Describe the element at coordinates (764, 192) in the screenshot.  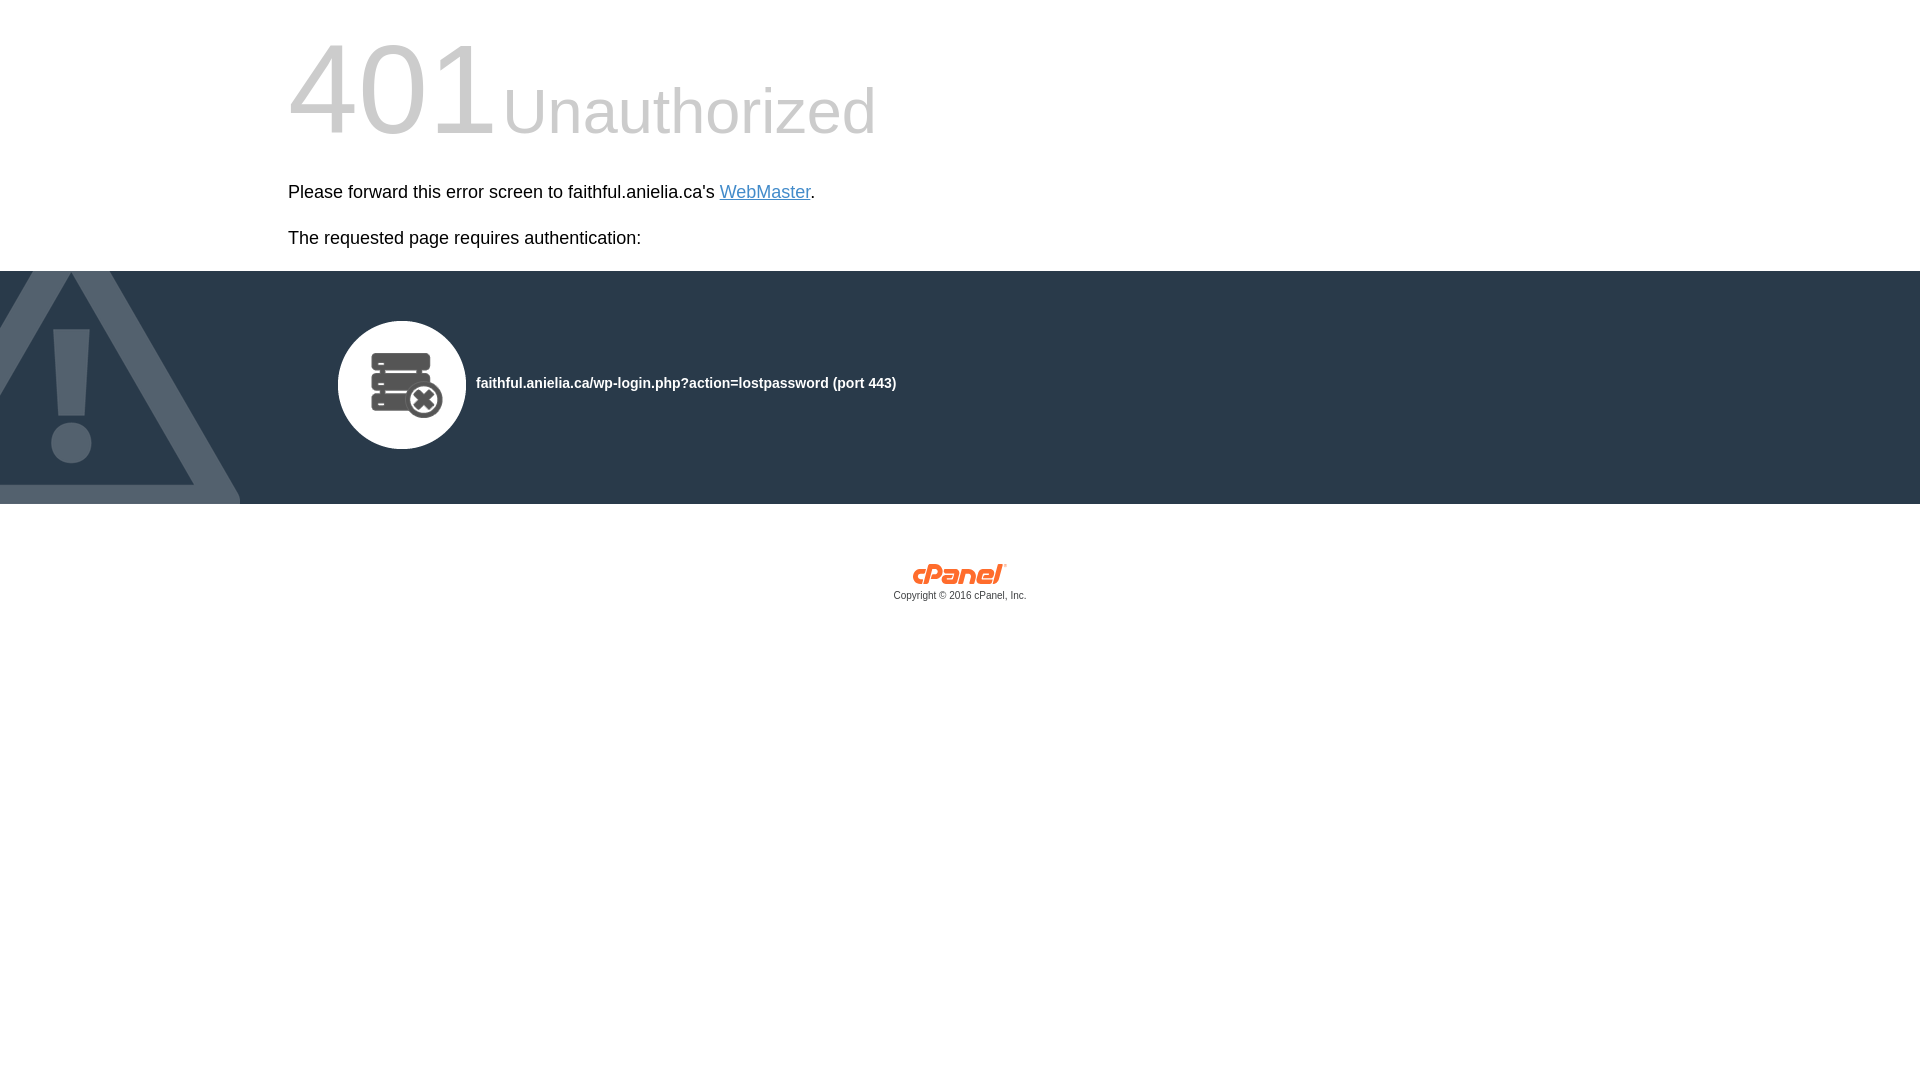
I see `'WebMaster'` at that location.